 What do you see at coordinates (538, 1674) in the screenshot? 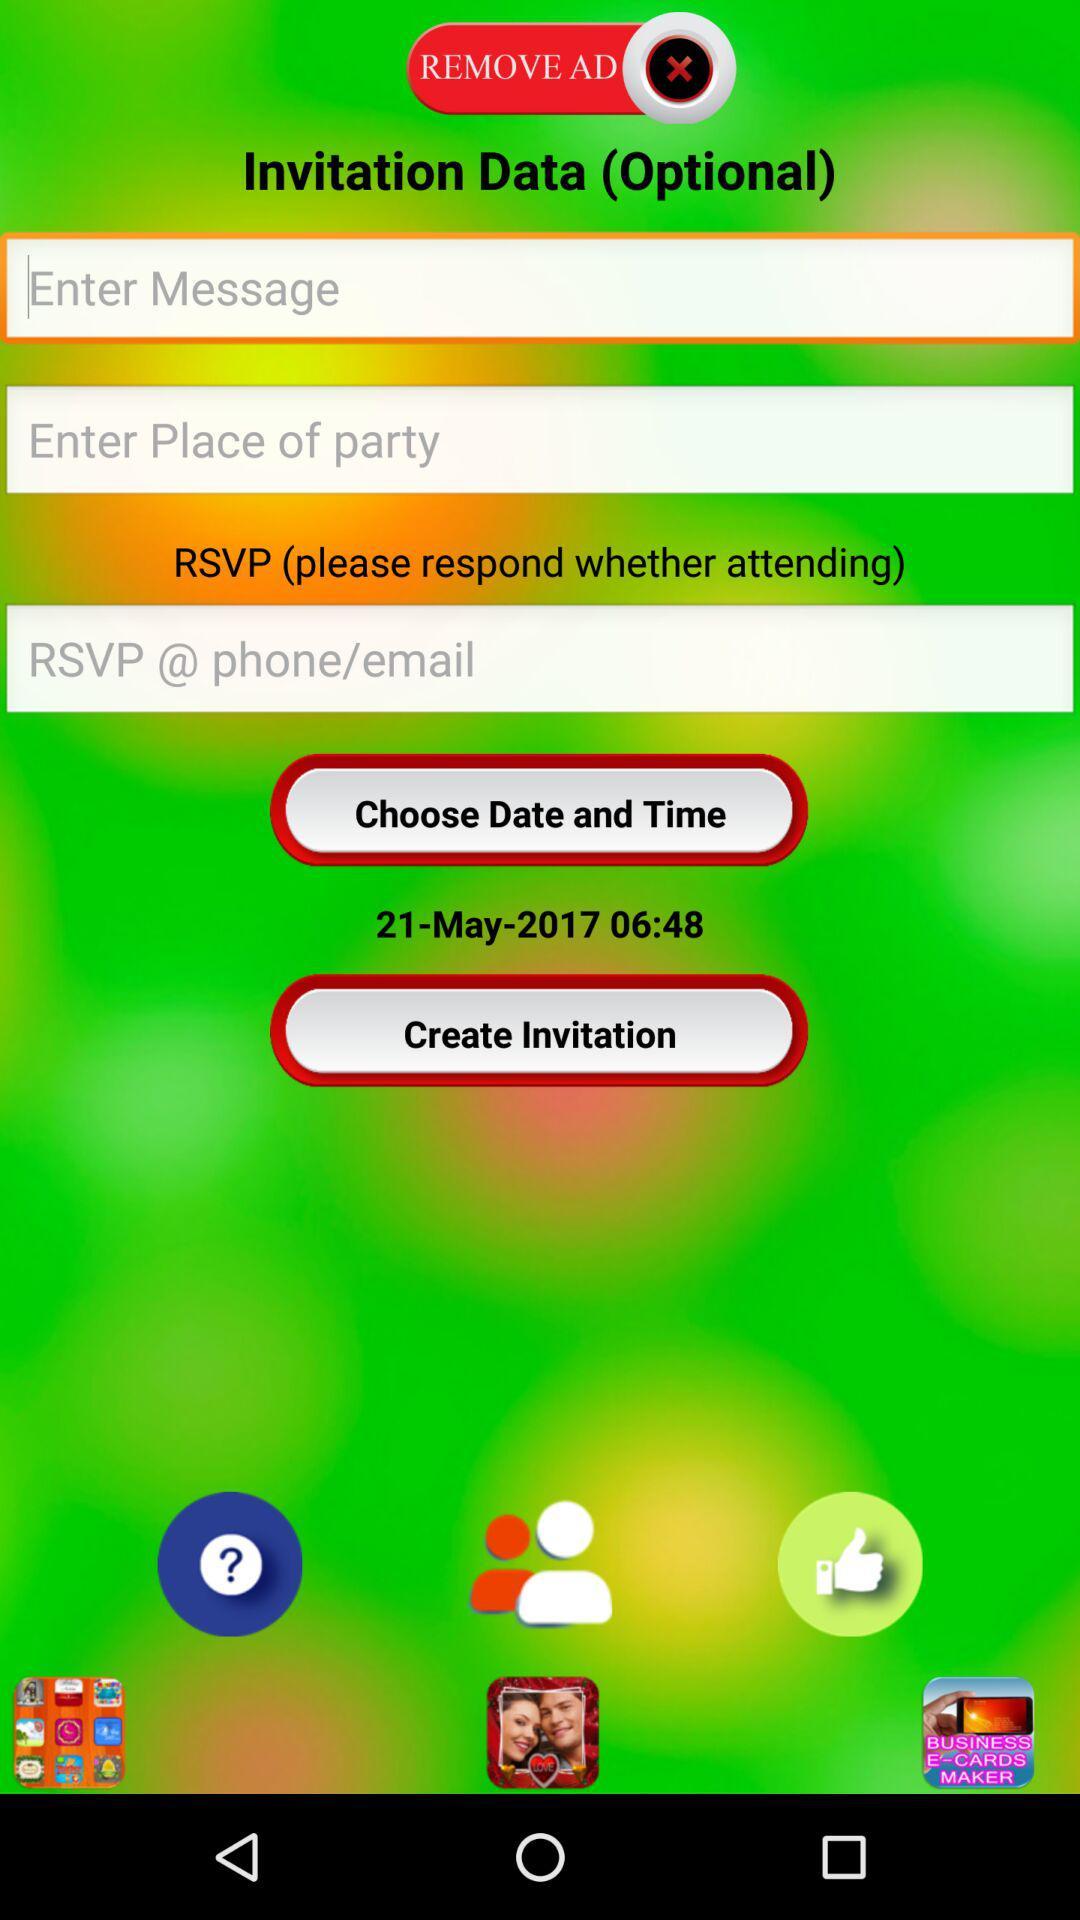
I see `the avatar icon` at bounding box center [538, 1674].